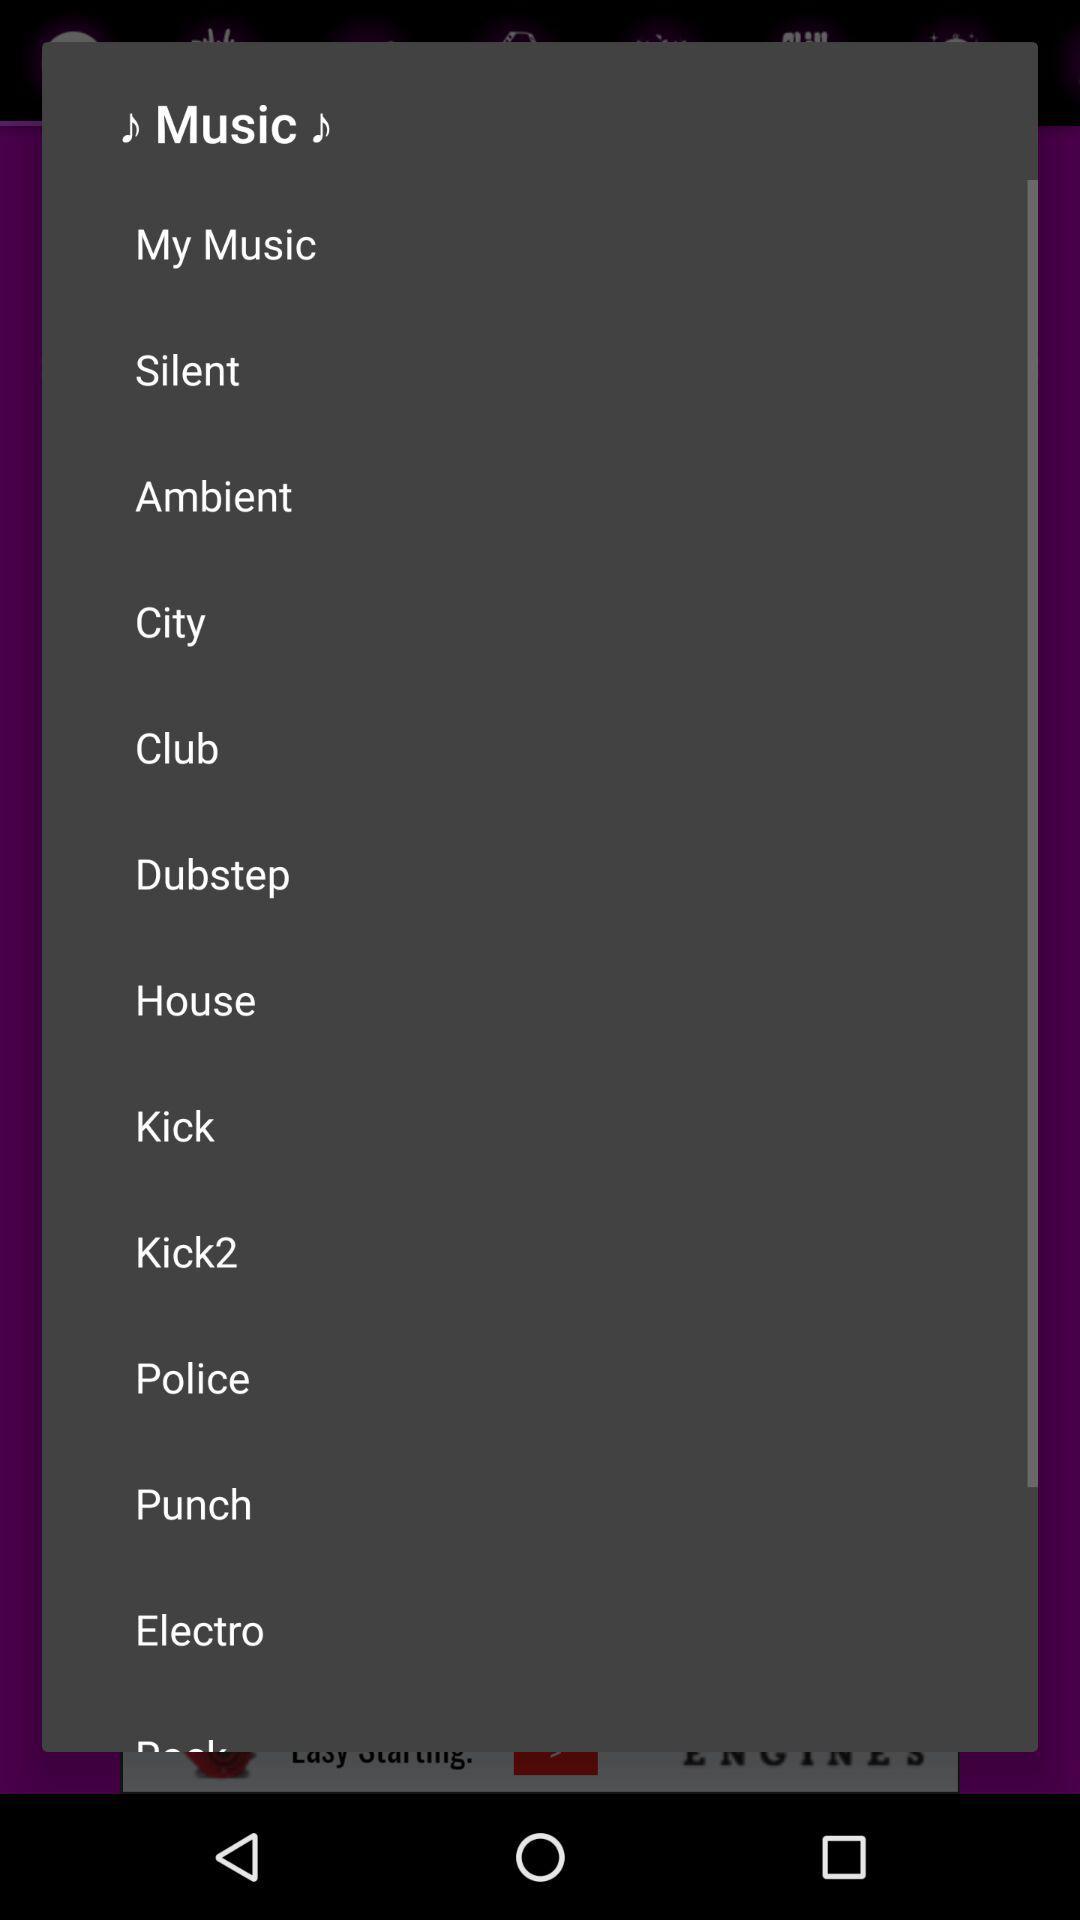 The height and width of the screenshot is (1920, 1080). What do you see at coordinates (540, 494) in the screenshot?
I see `the icon below the 		silent item` at bounding box center [540, 494].